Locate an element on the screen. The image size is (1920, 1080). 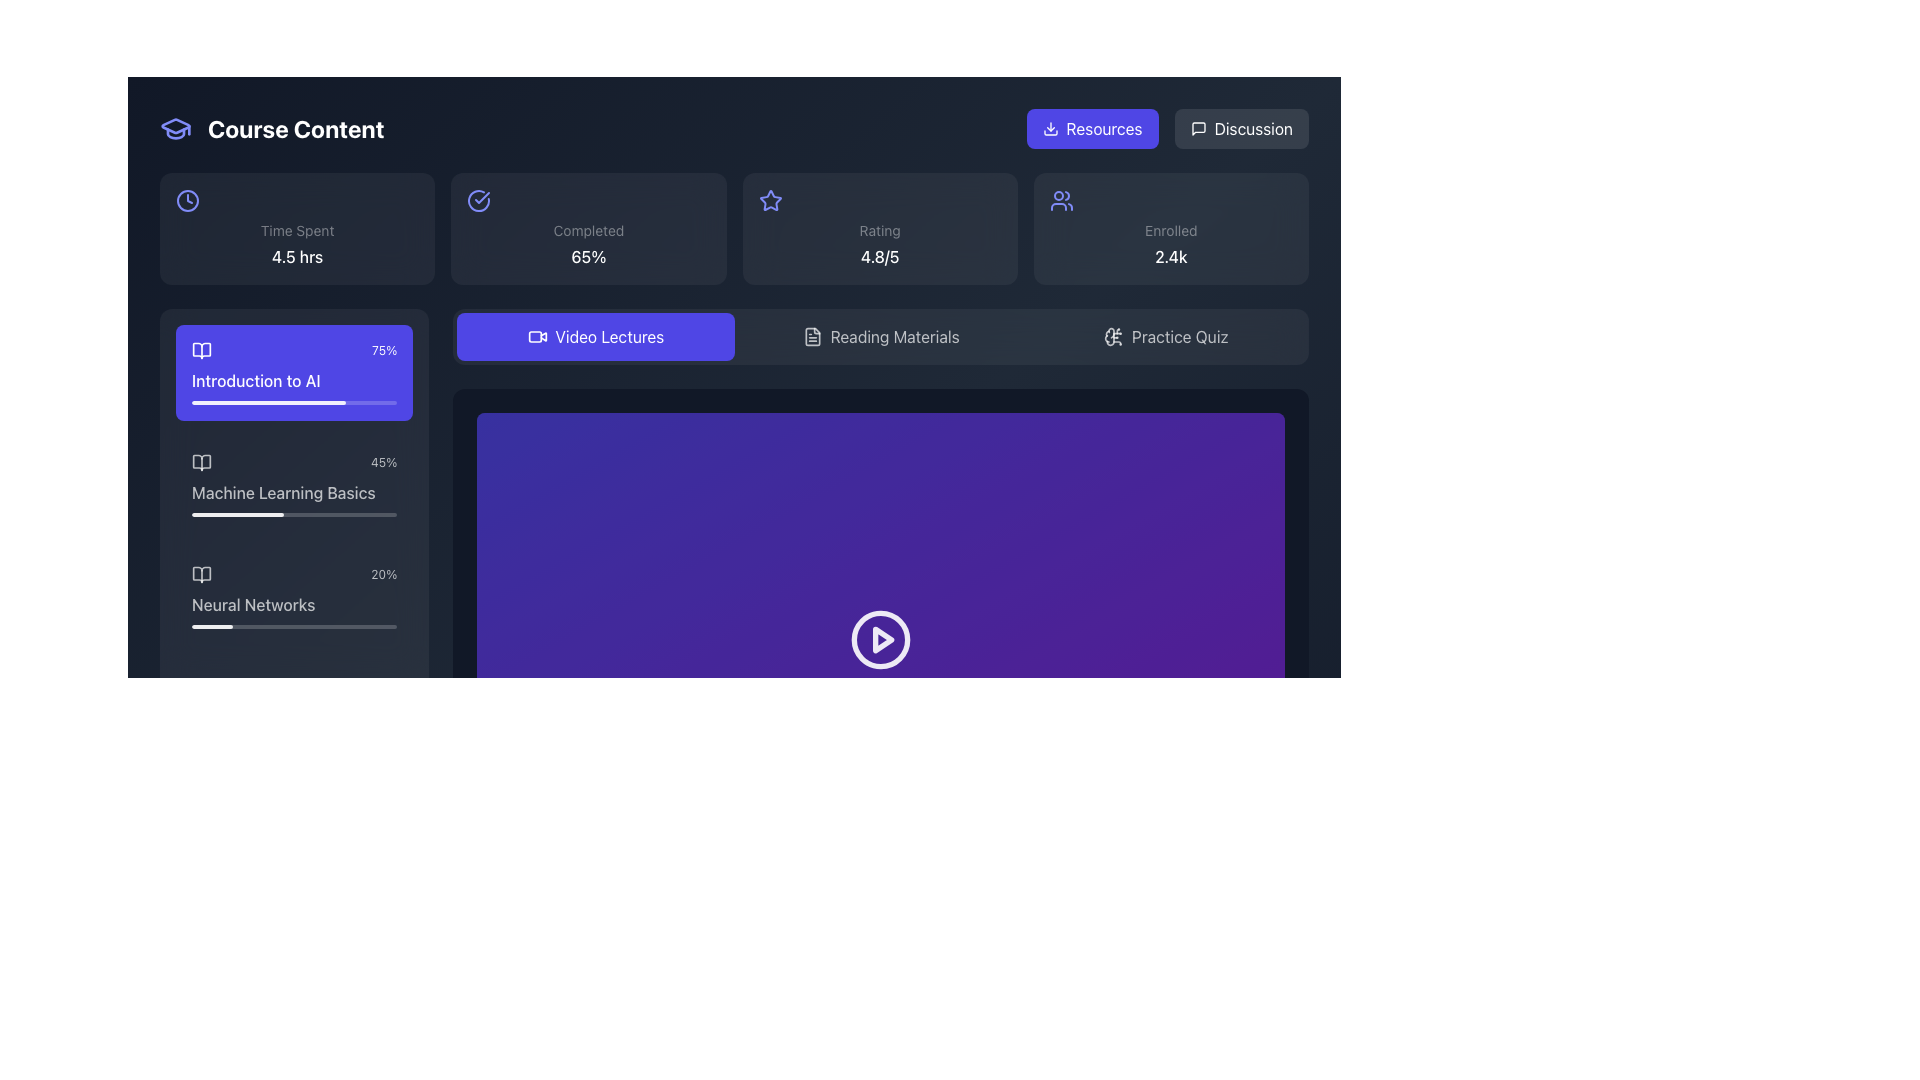
the small speech bubble icon located within the 'Discussion' button in the upper-right corner of the interface, positioned to the left of the 'Discussion' text is located at coordinates (1198, 128).